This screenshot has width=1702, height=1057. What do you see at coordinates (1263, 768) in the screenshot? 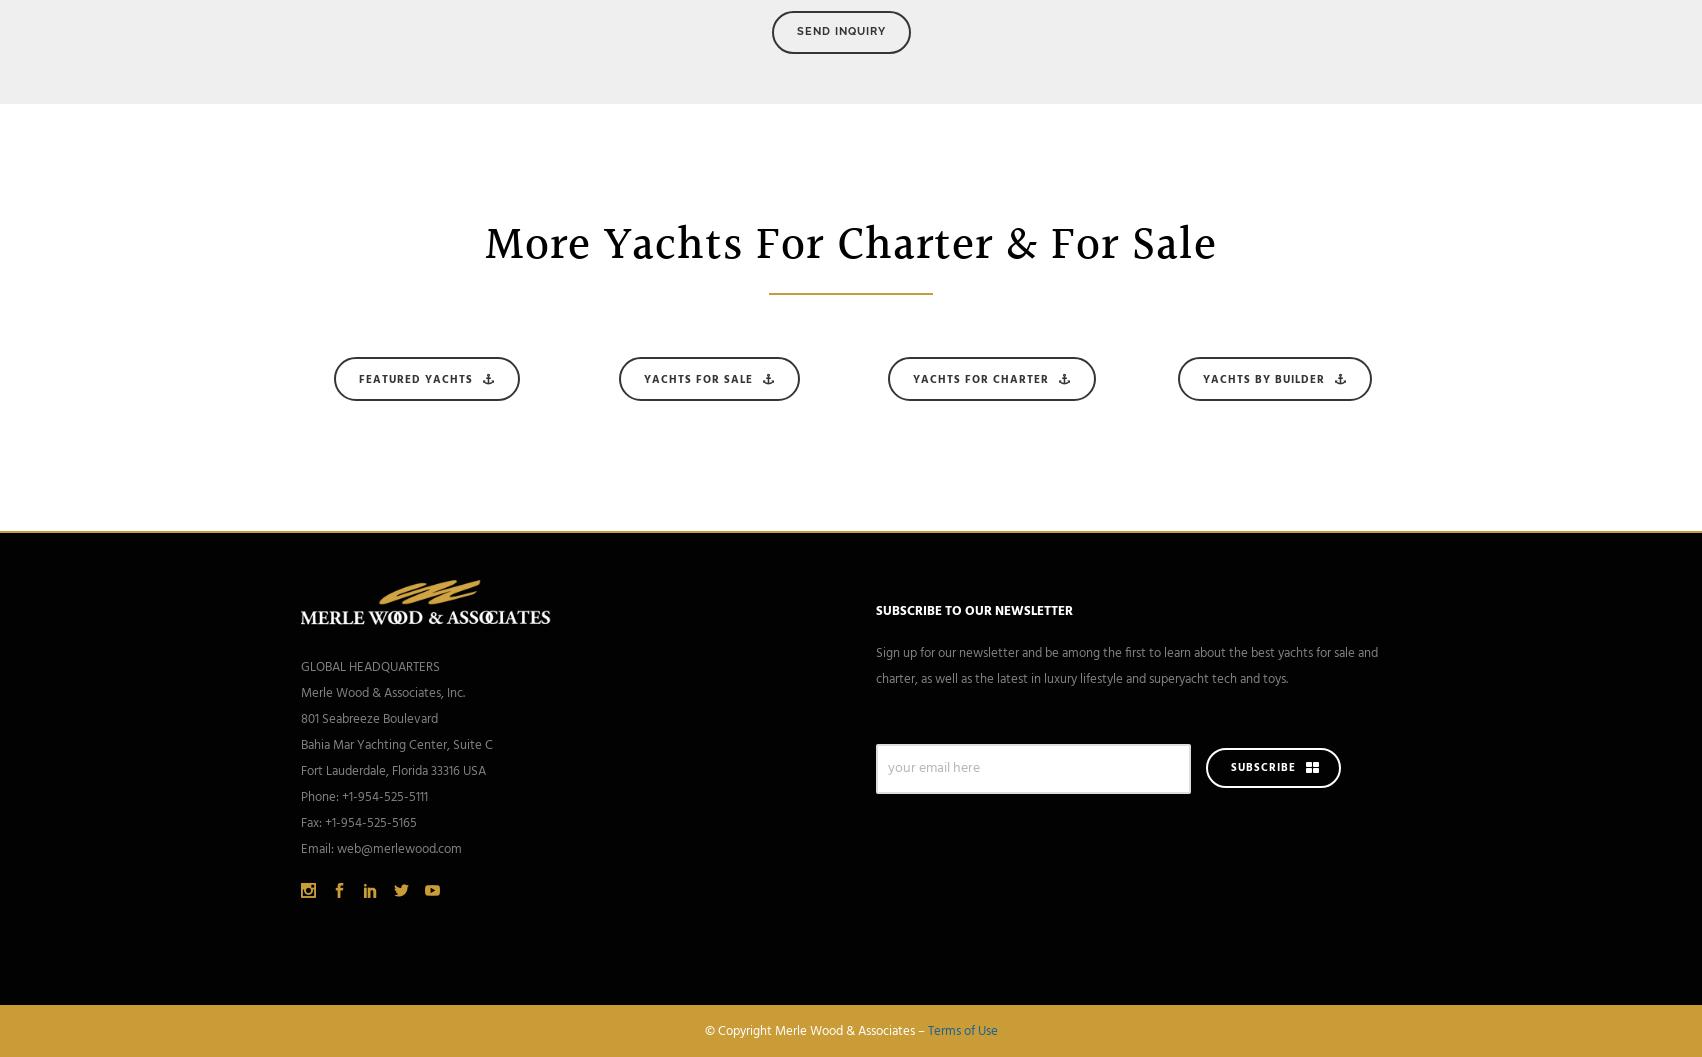
I see `'SUBSCRIBE'` at bounding box center [1263, 768].